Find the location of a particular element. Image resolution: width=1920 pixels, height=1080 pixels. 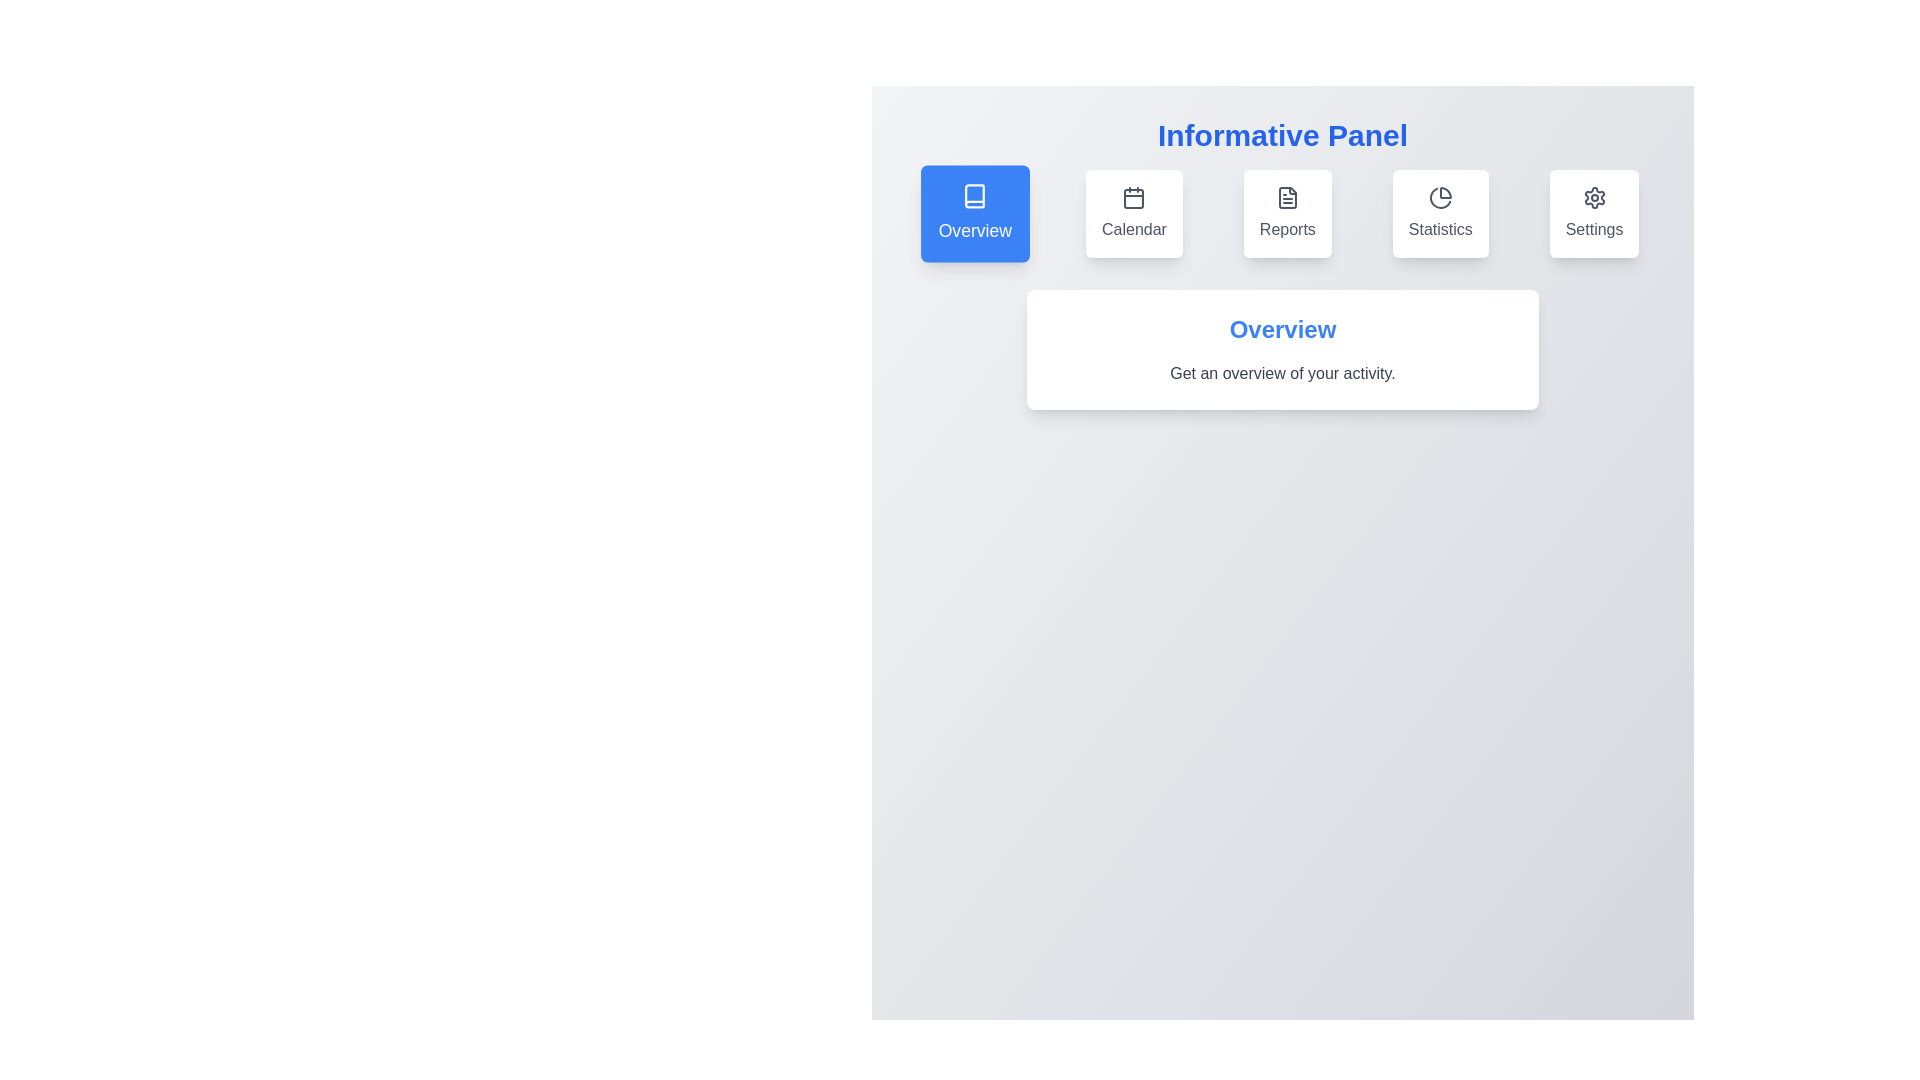

the button that navigates to the 'Calendar' section located in the second position from the left in the horizontal menu bar is located at coordinates (1134, 213).